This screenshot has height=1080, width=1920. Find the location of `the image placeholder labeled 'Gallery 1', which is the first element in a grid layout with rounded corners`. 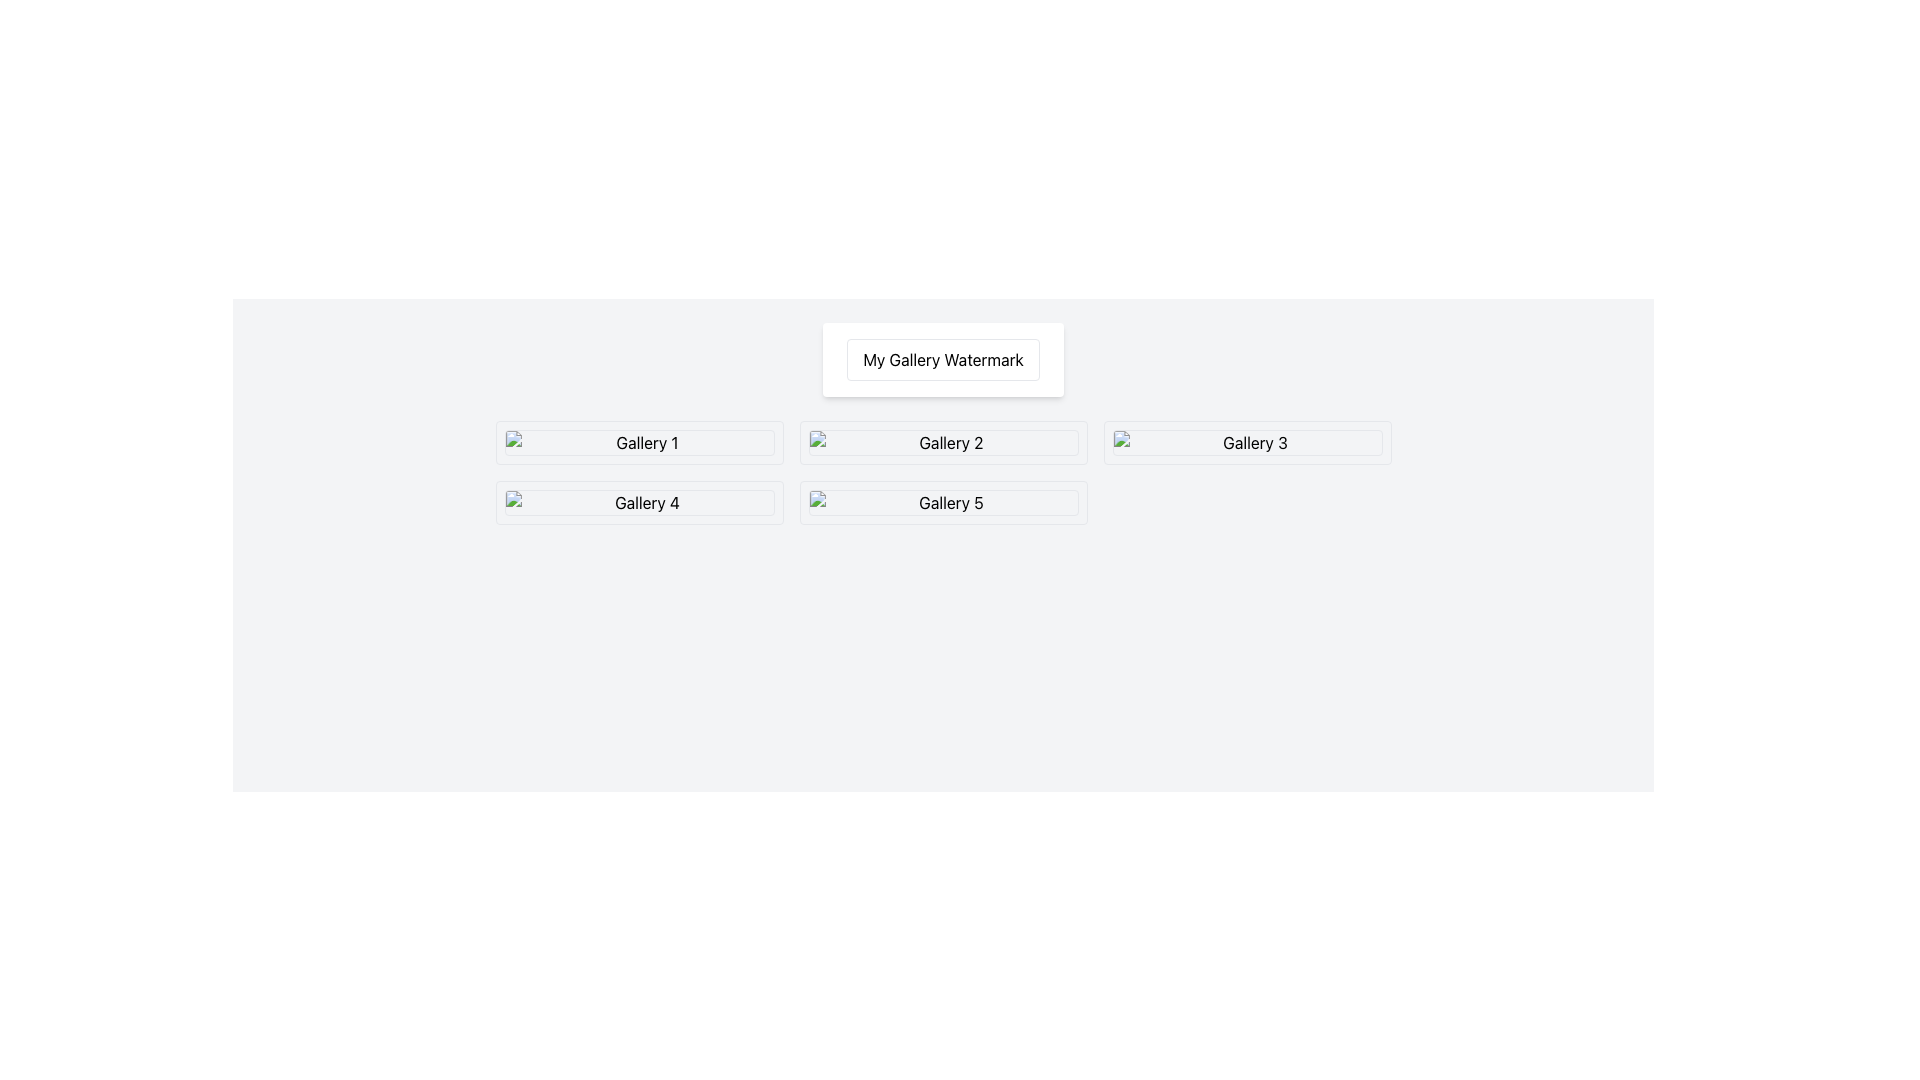

the image placeholder labeled 'Gallery 1', which is the first element in a grid layout with rounded corners is located at coordinates (638, 442).